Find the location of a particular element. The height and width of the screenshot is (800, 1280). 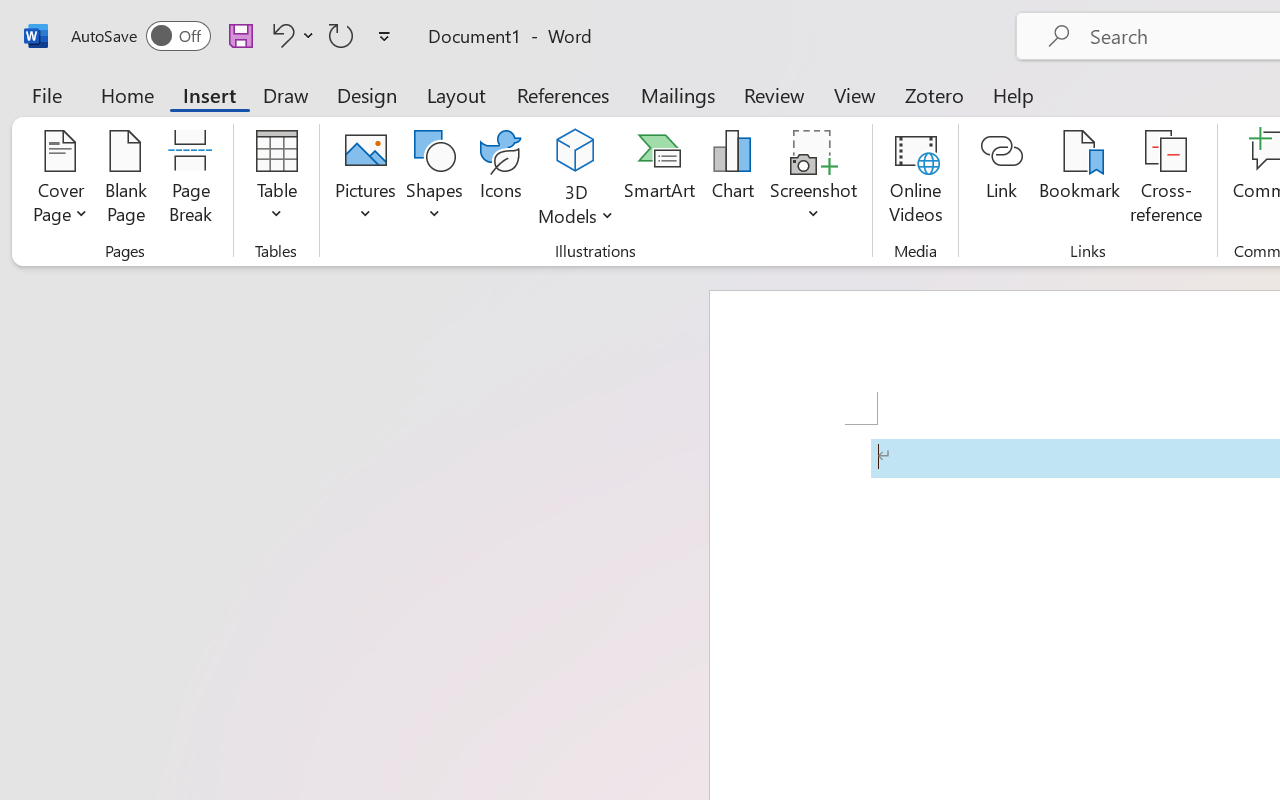

'Repeat Style' is located at coordinates (341, 34).